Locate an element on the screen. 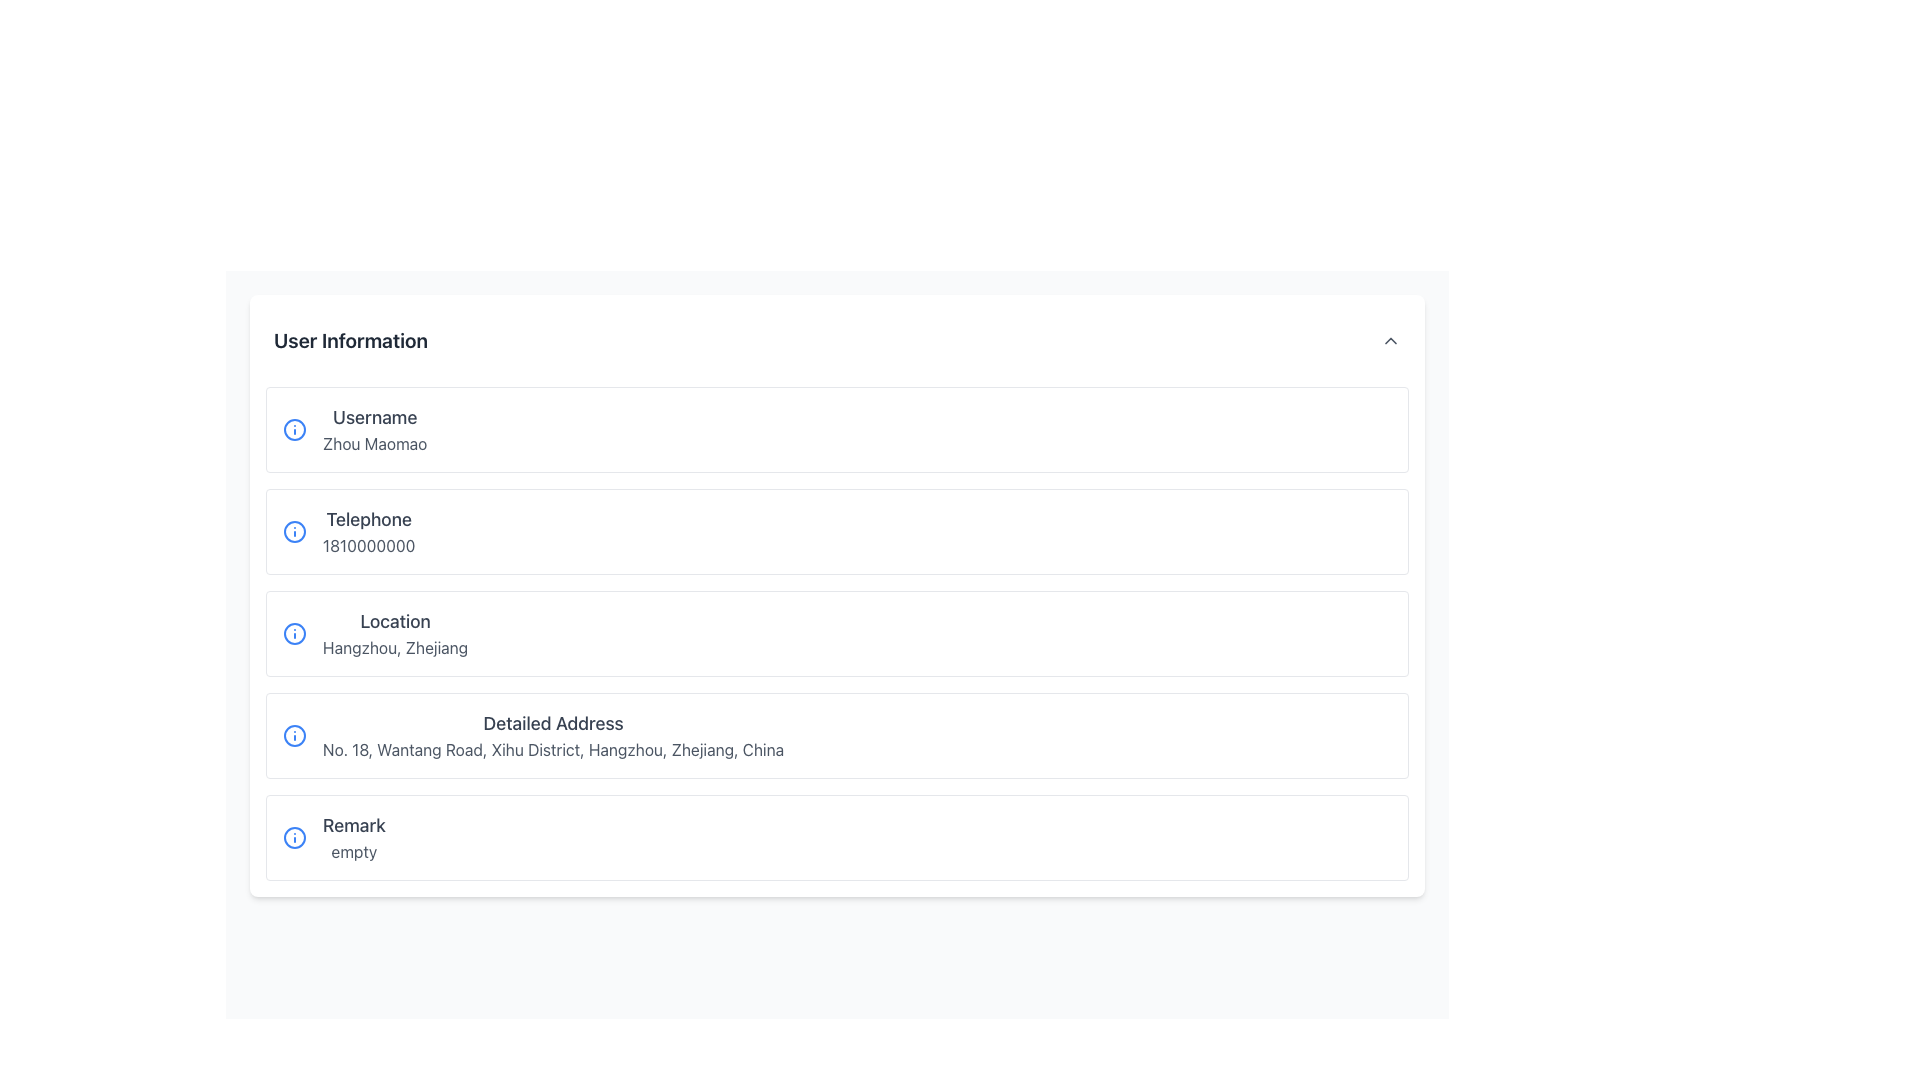  the address information display element in the 'User Information' form, which is the fourth data row labeled with an info icon on its left side is located at coordinates (553, 736).